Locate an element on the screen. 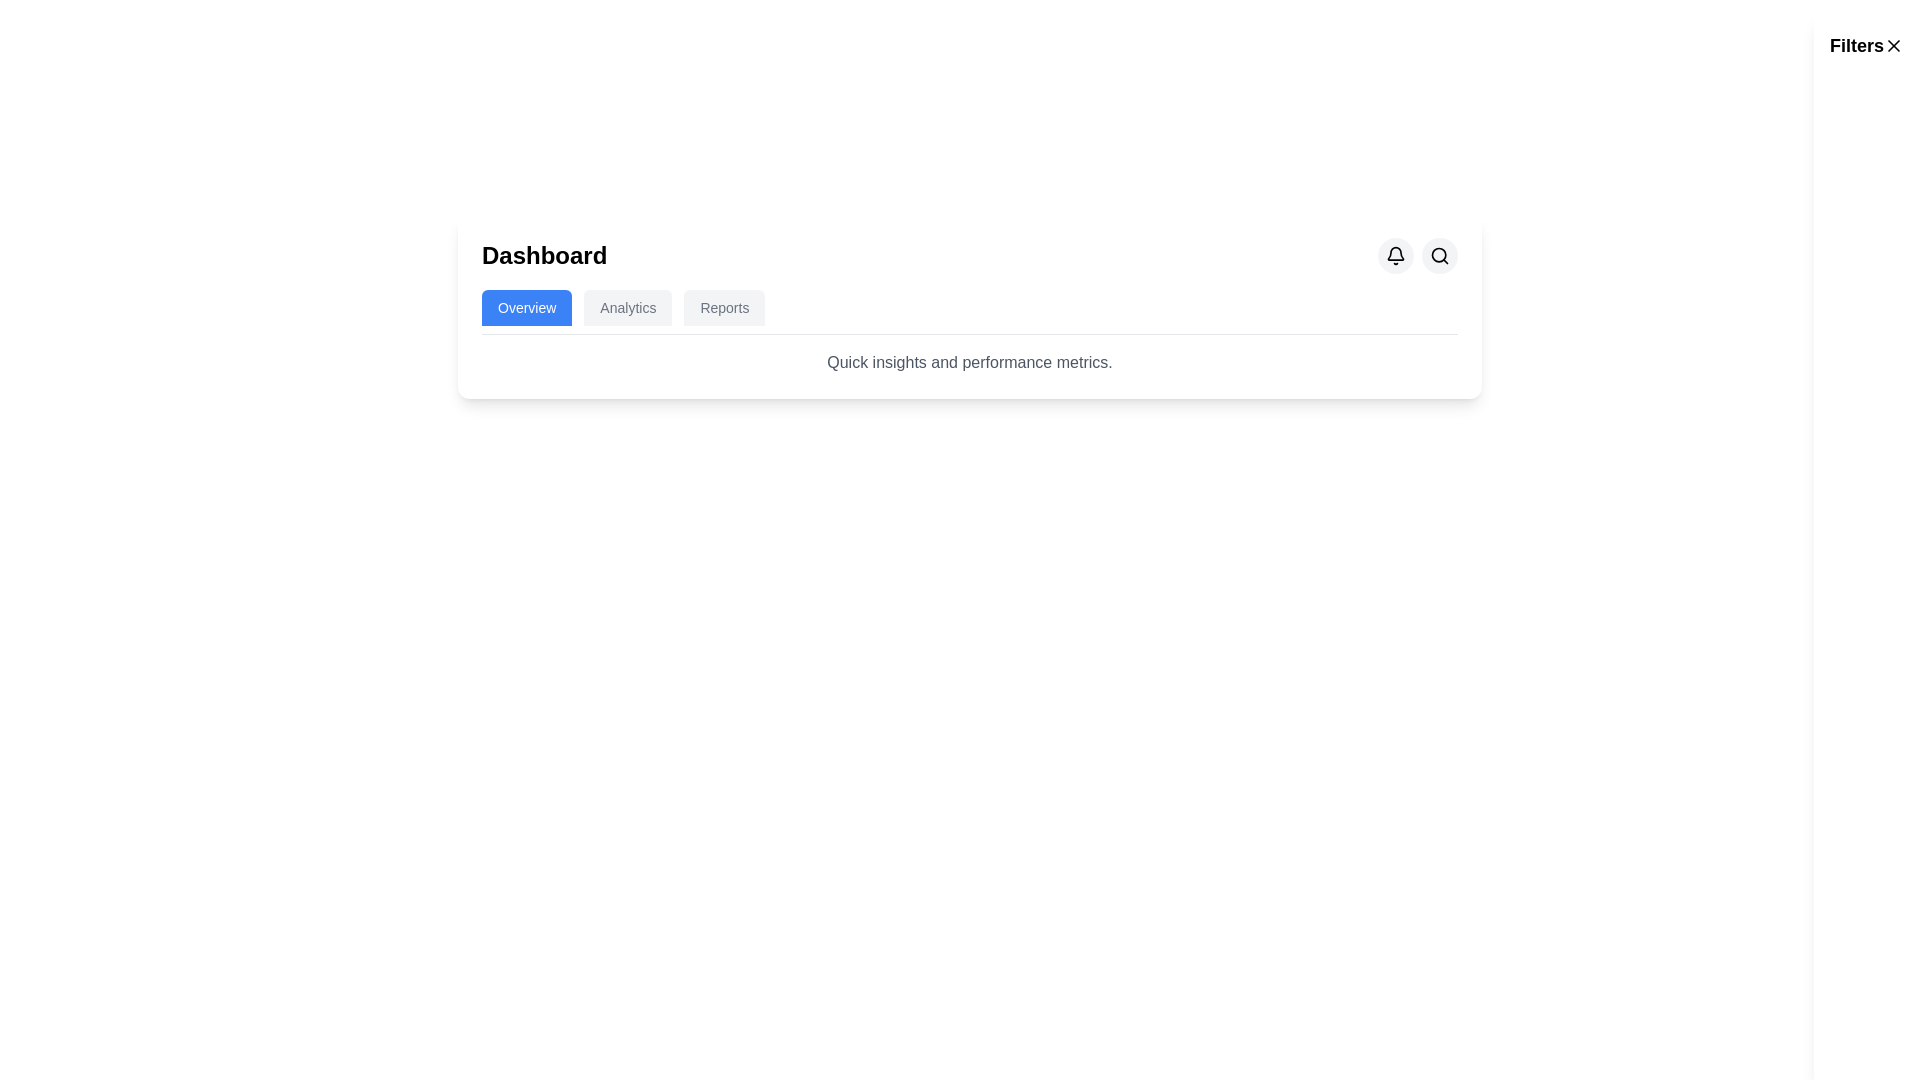 The width and height of the screenshot is (1920, 1080). the central circle of the magnifying glass icon located at the top-right corner of the interface is located at coordinates (1438, 254).